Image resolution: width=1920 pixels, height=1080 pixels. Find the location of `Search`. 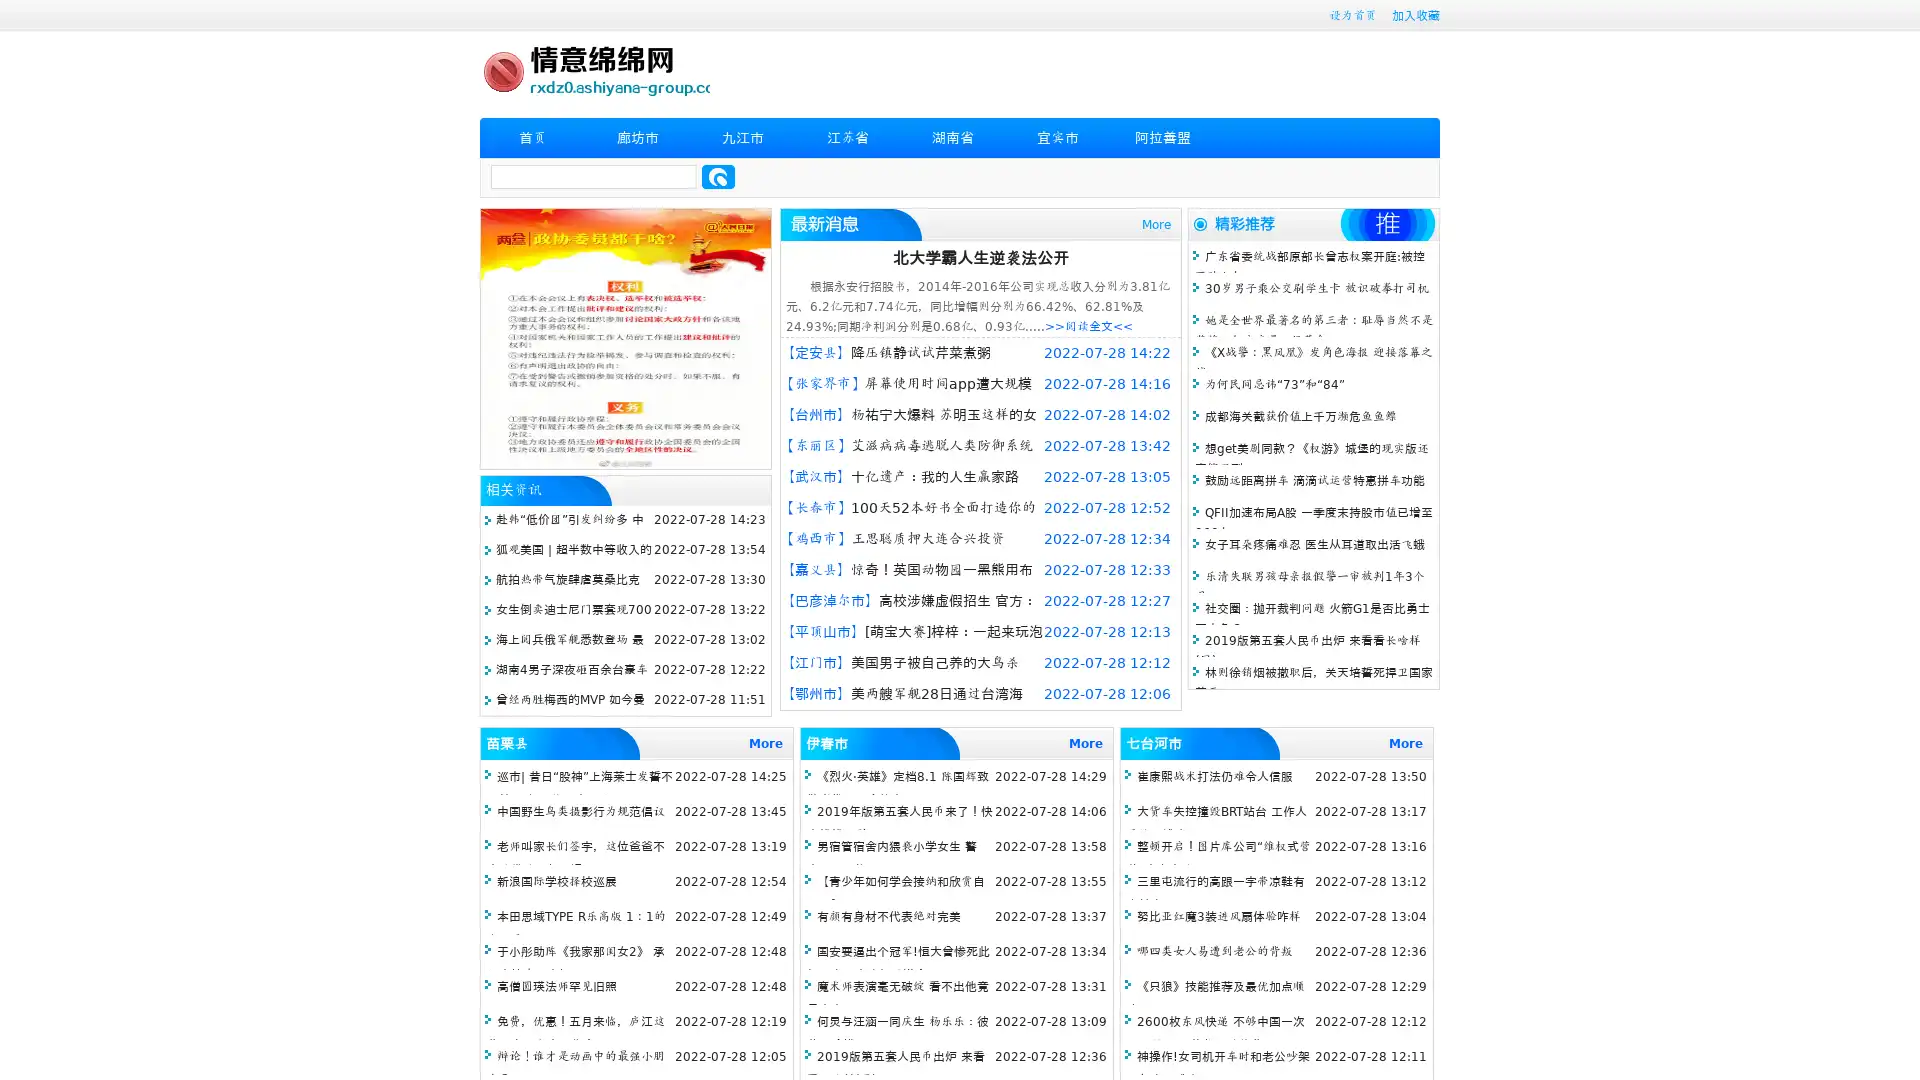

Search is located at coordinates (718, 176).